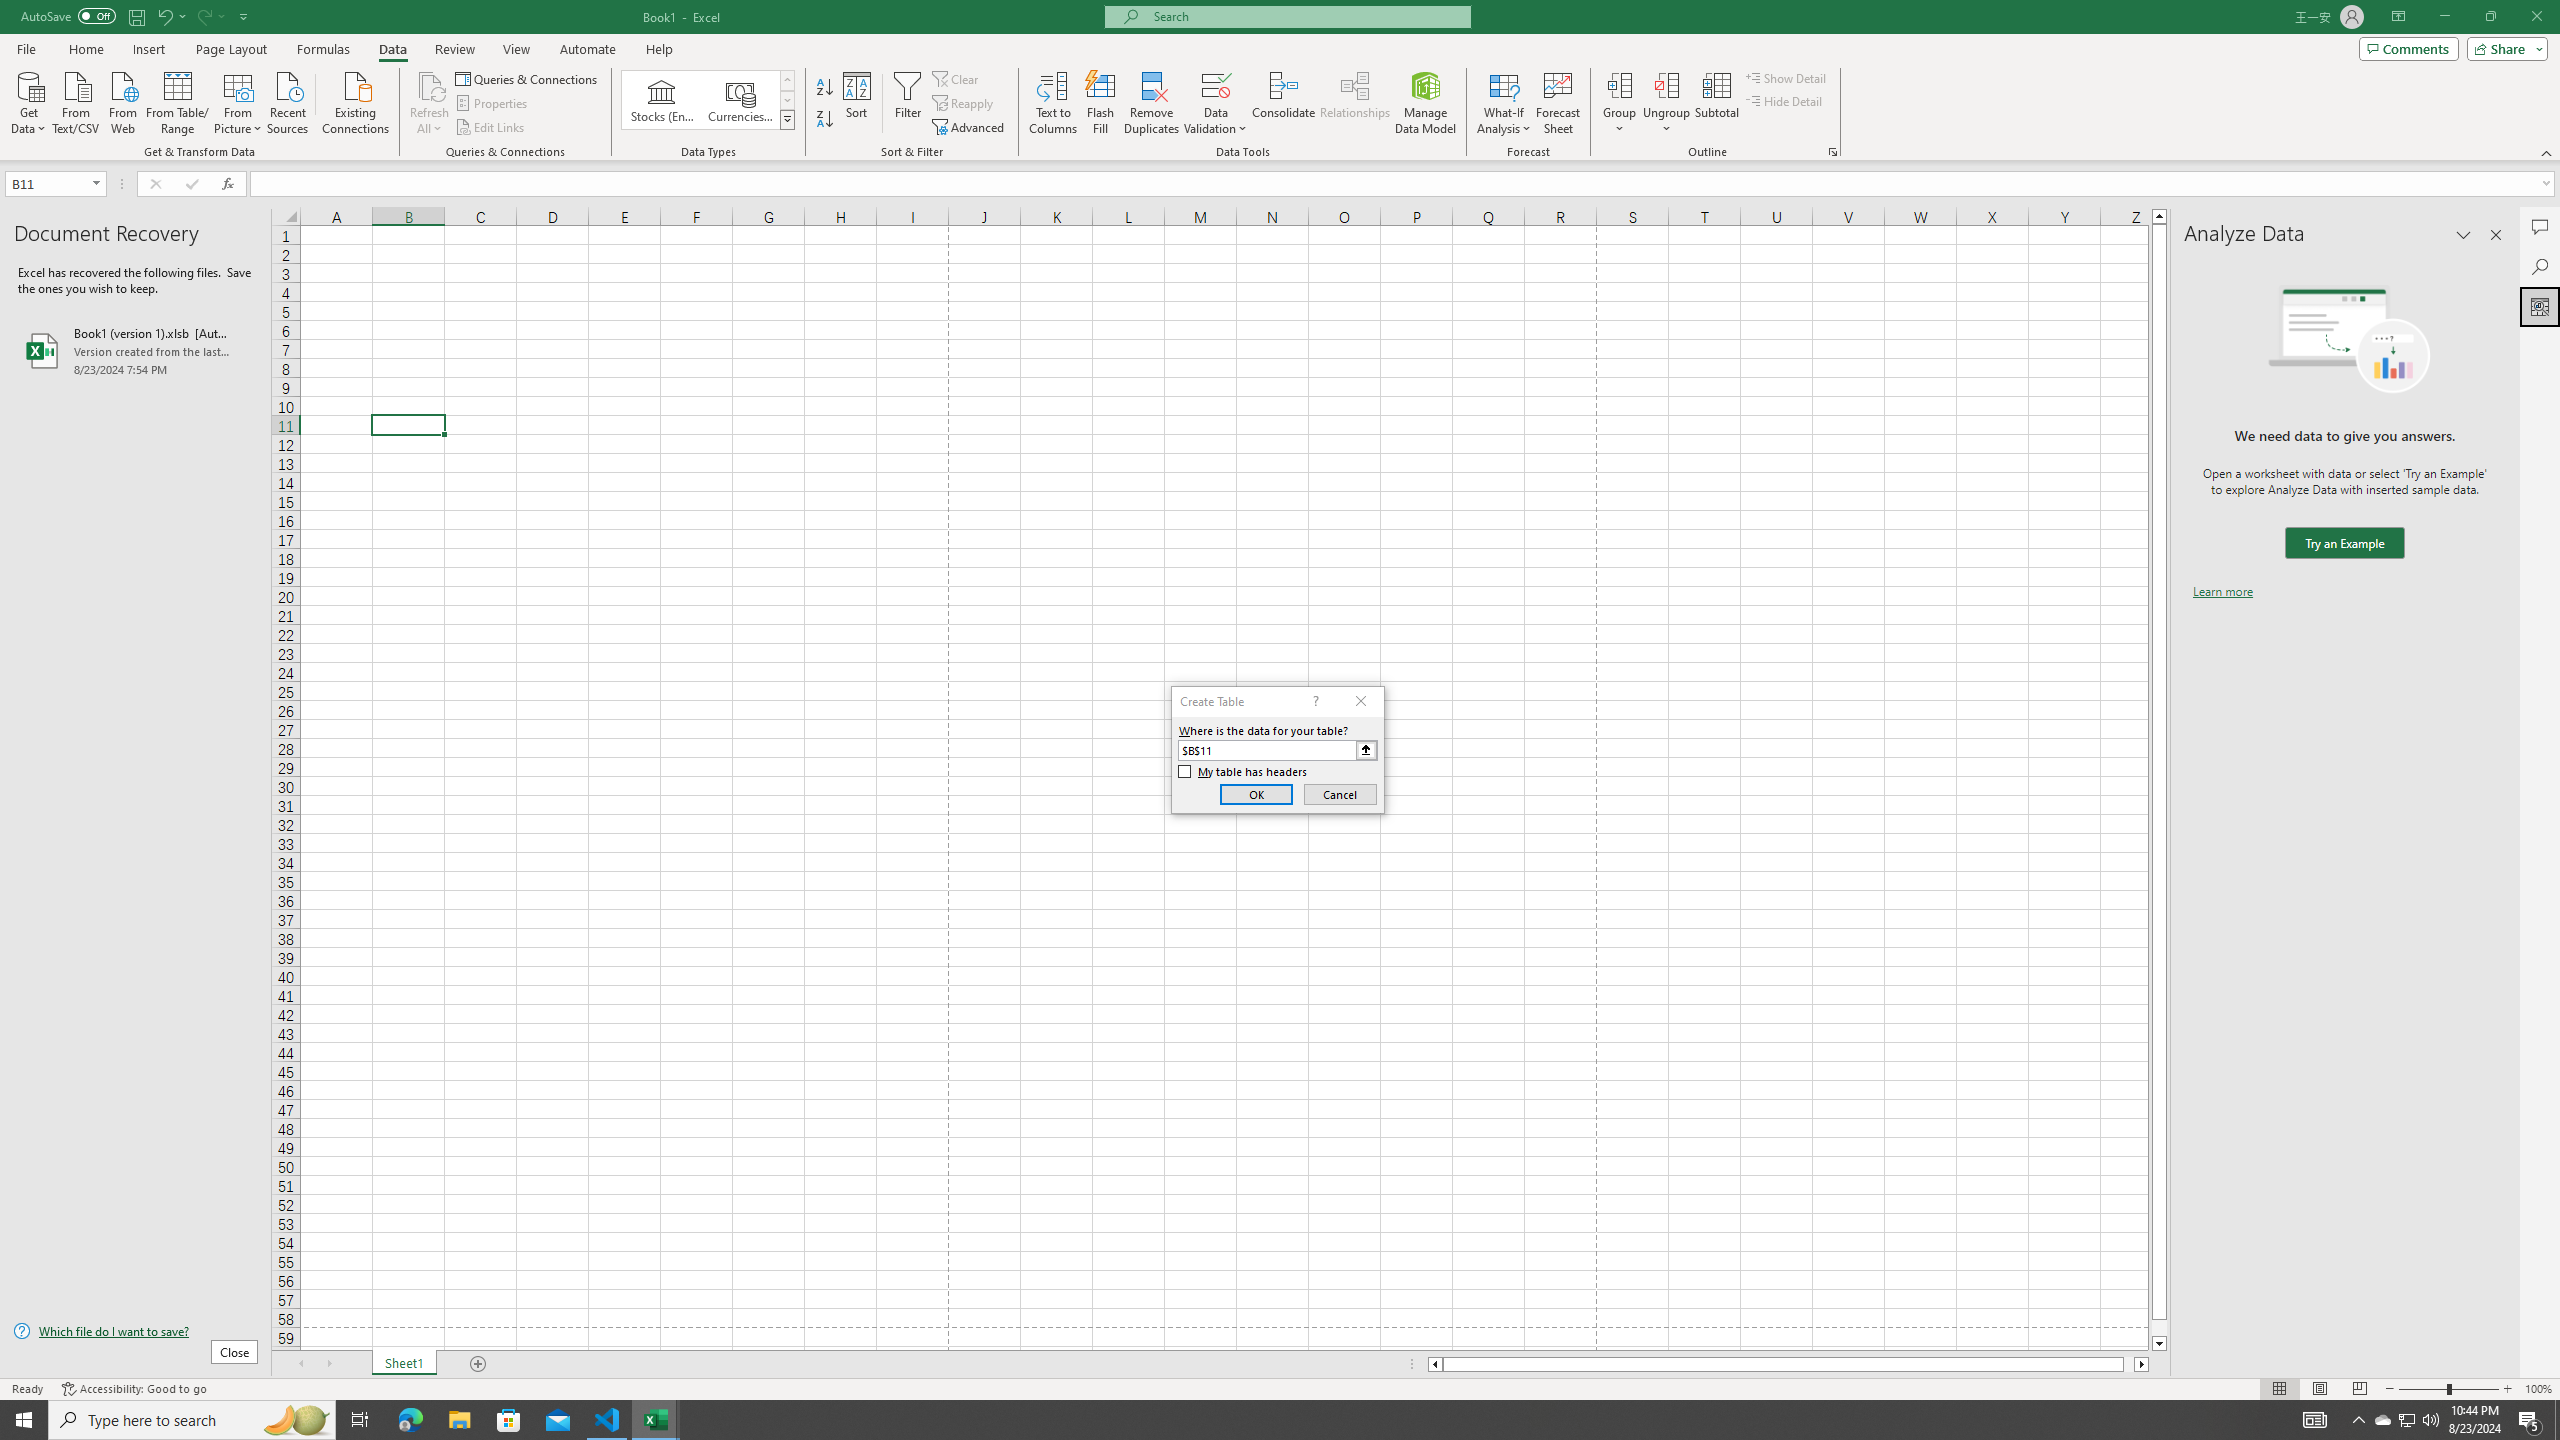 The height and width of the screenshot is (1440, 2560). What do you see at coordinates (1215, 84) in the screenshot?
I see `'Data Validation...'` at bounding box center [1215, 84].